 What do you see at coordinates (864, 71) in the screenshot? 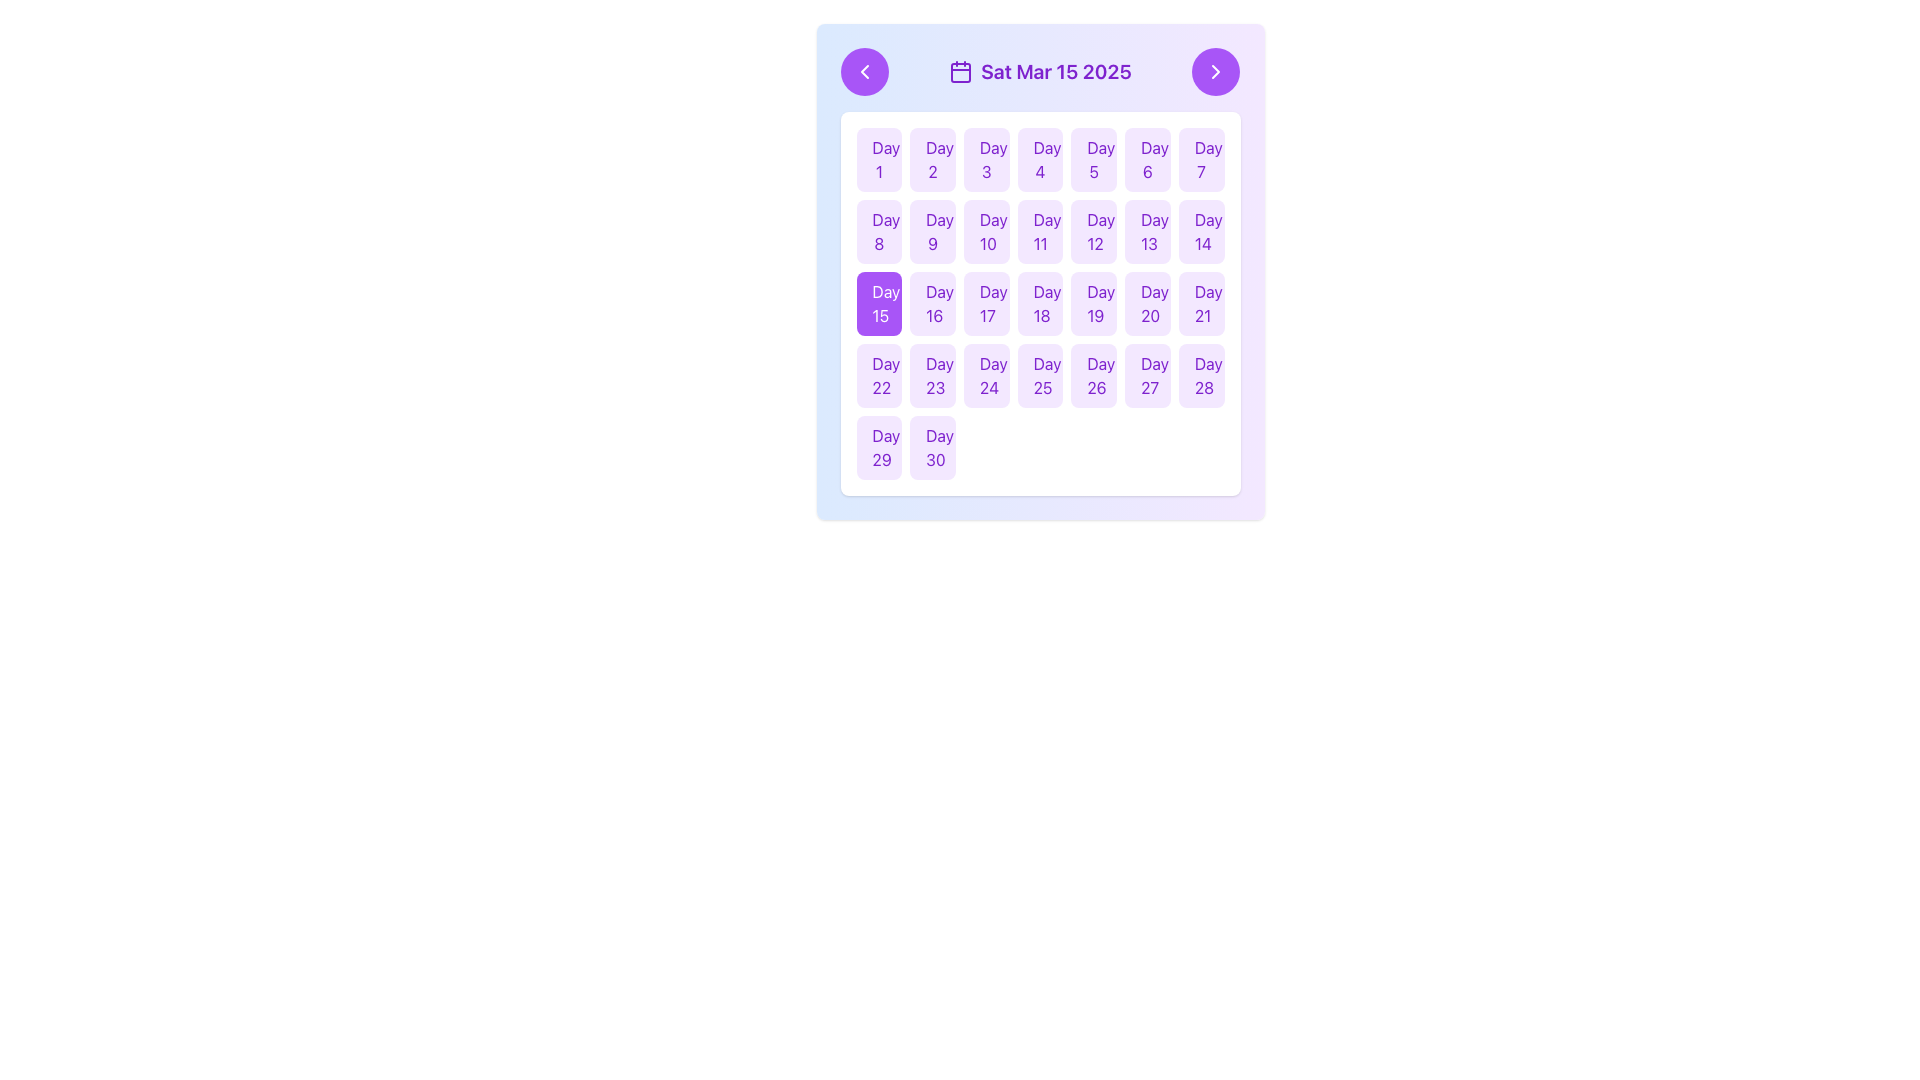
I see `the chevron icon located on the left side of the calendar interface's header` at bounding box center [864, 71].